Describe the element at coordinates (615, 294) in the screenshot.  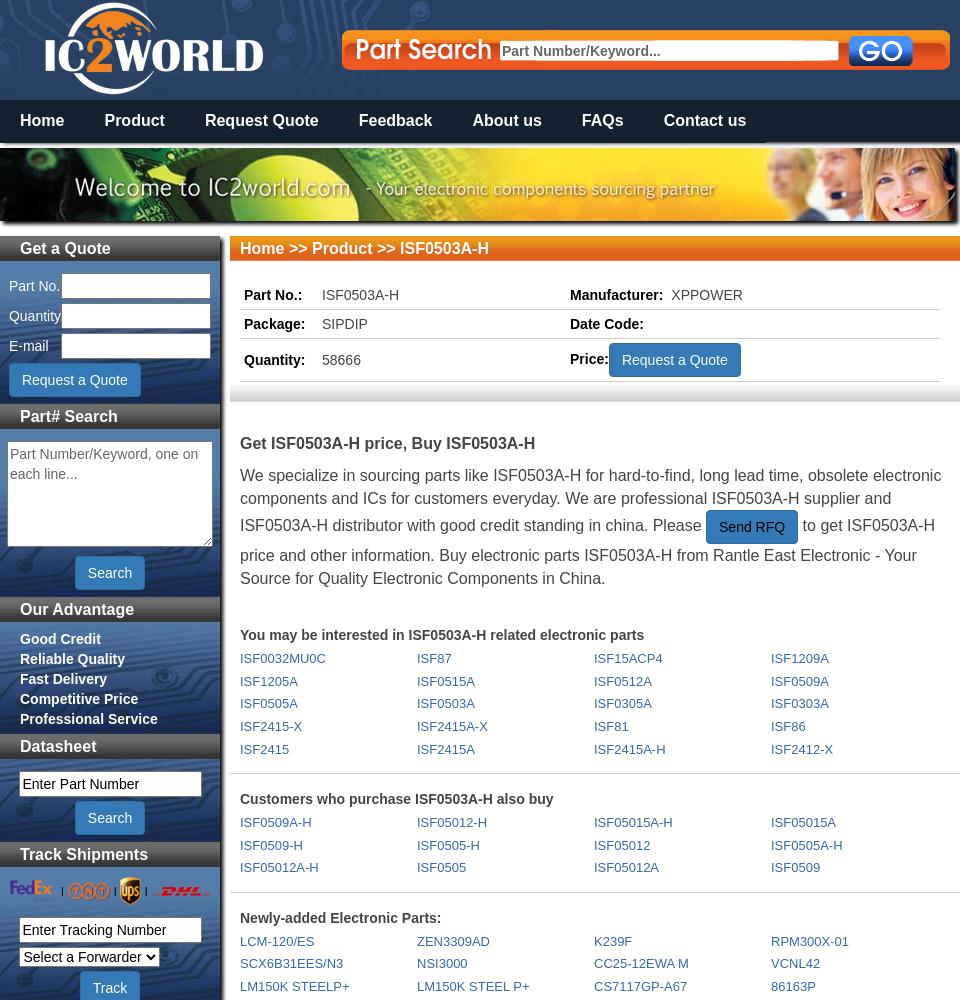
I see `'Manufacturer:'` at that location.